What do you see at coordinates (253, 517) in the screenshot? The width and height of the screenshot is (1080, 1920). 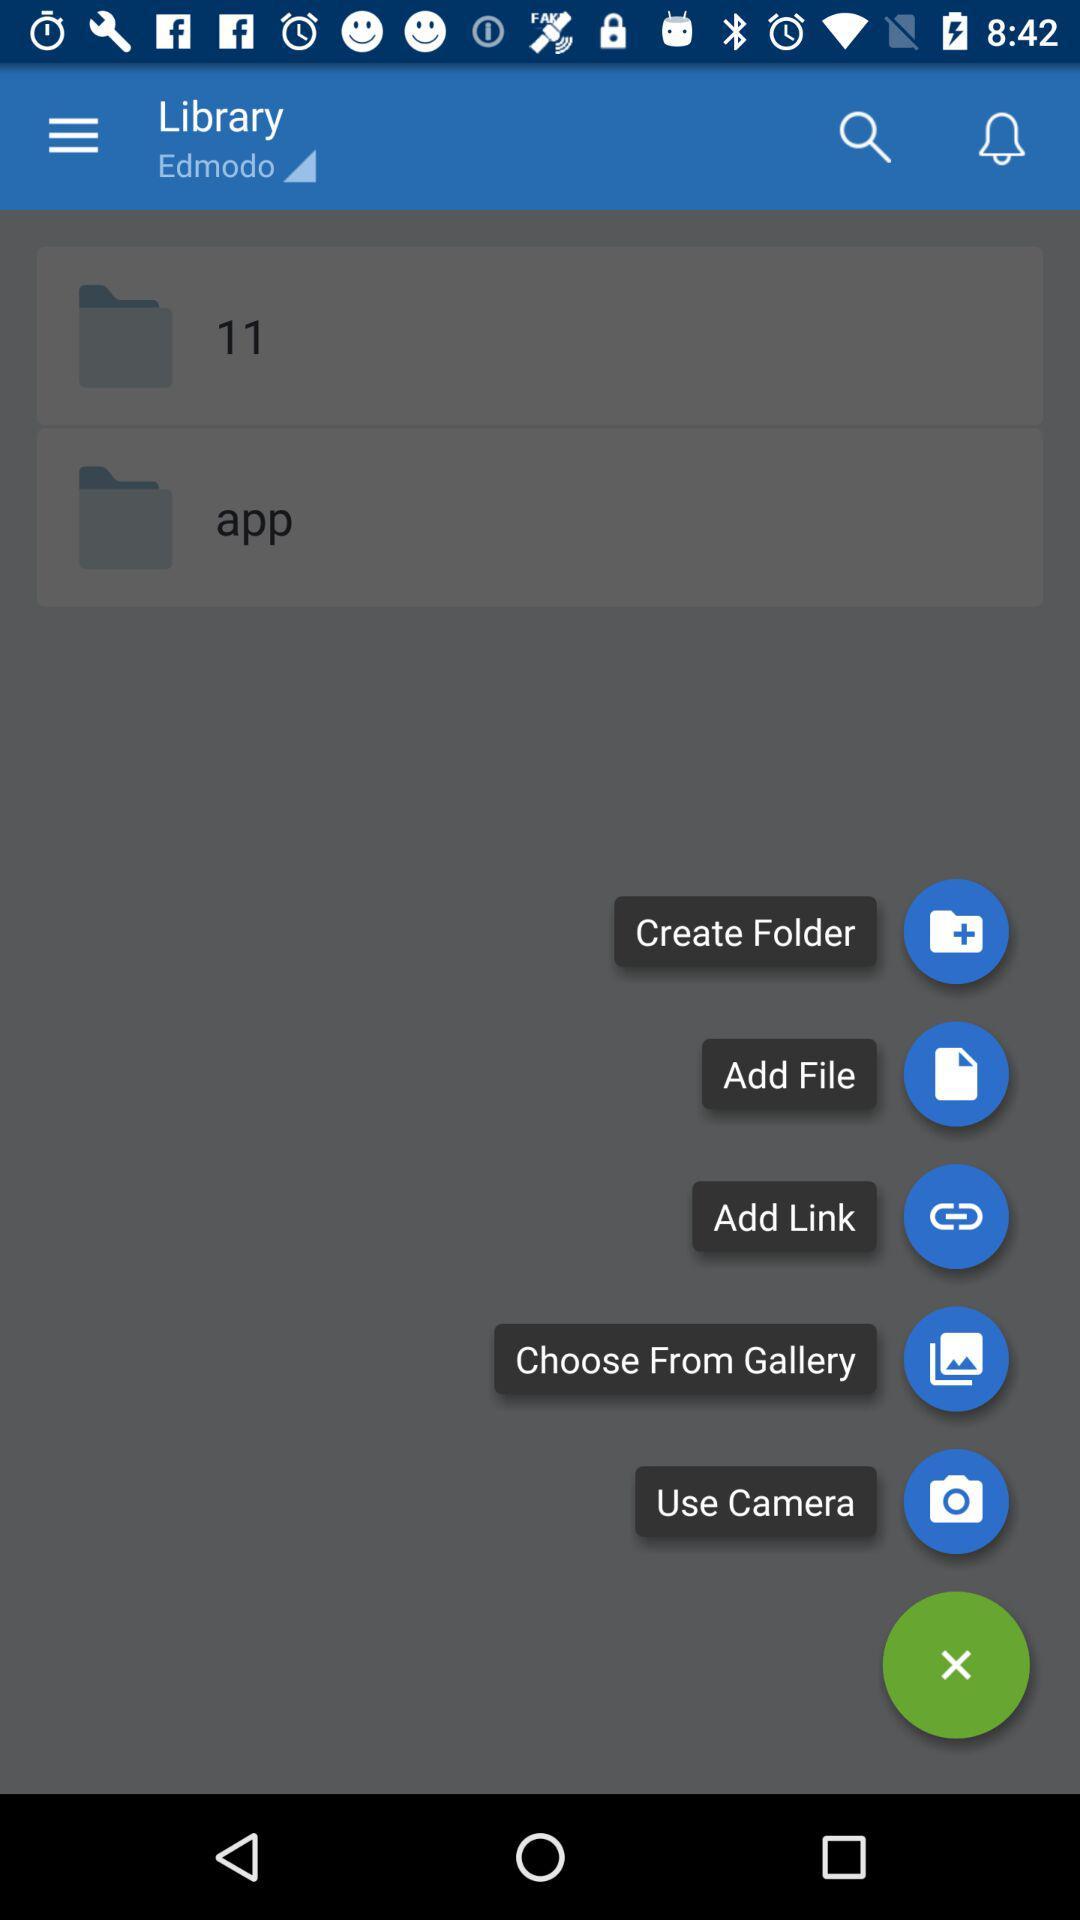 I see `the app icon` at bounding box center [253, 517].